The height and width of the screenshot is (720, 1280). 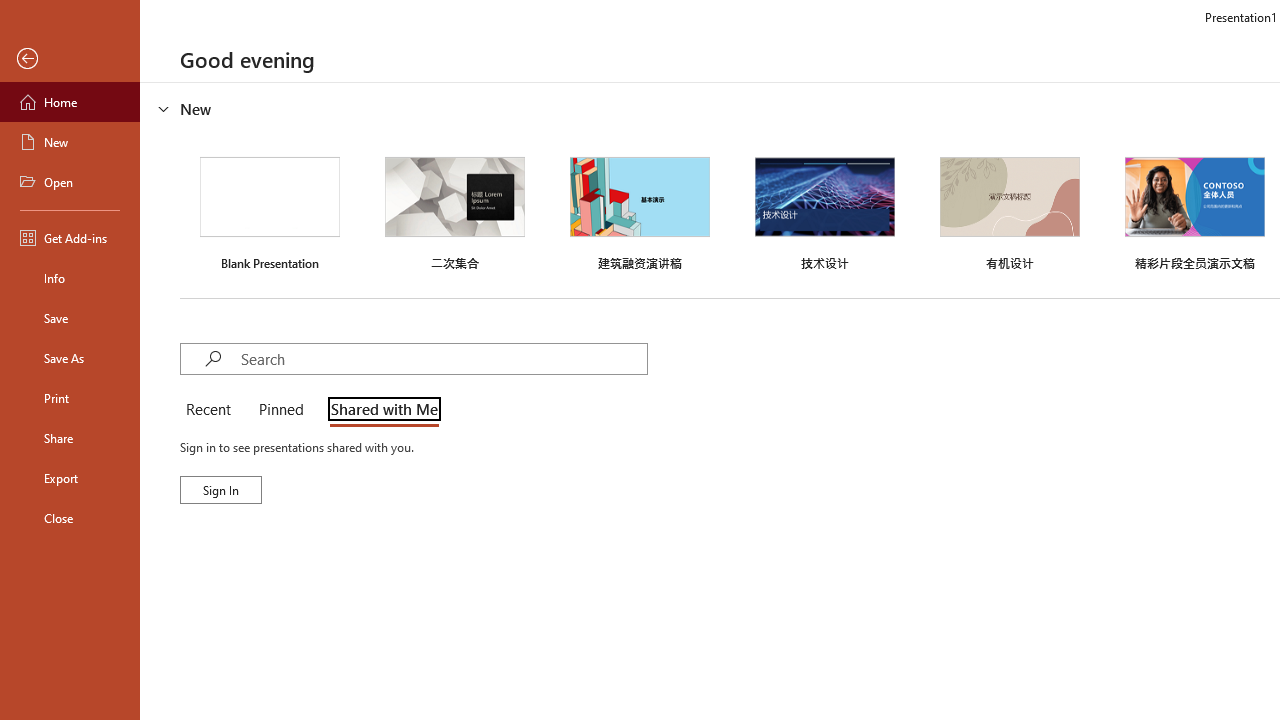 What do you see at coordinates (69, 277) in the screenshot?
I see `'Info'` at bounding box center [69, 277].